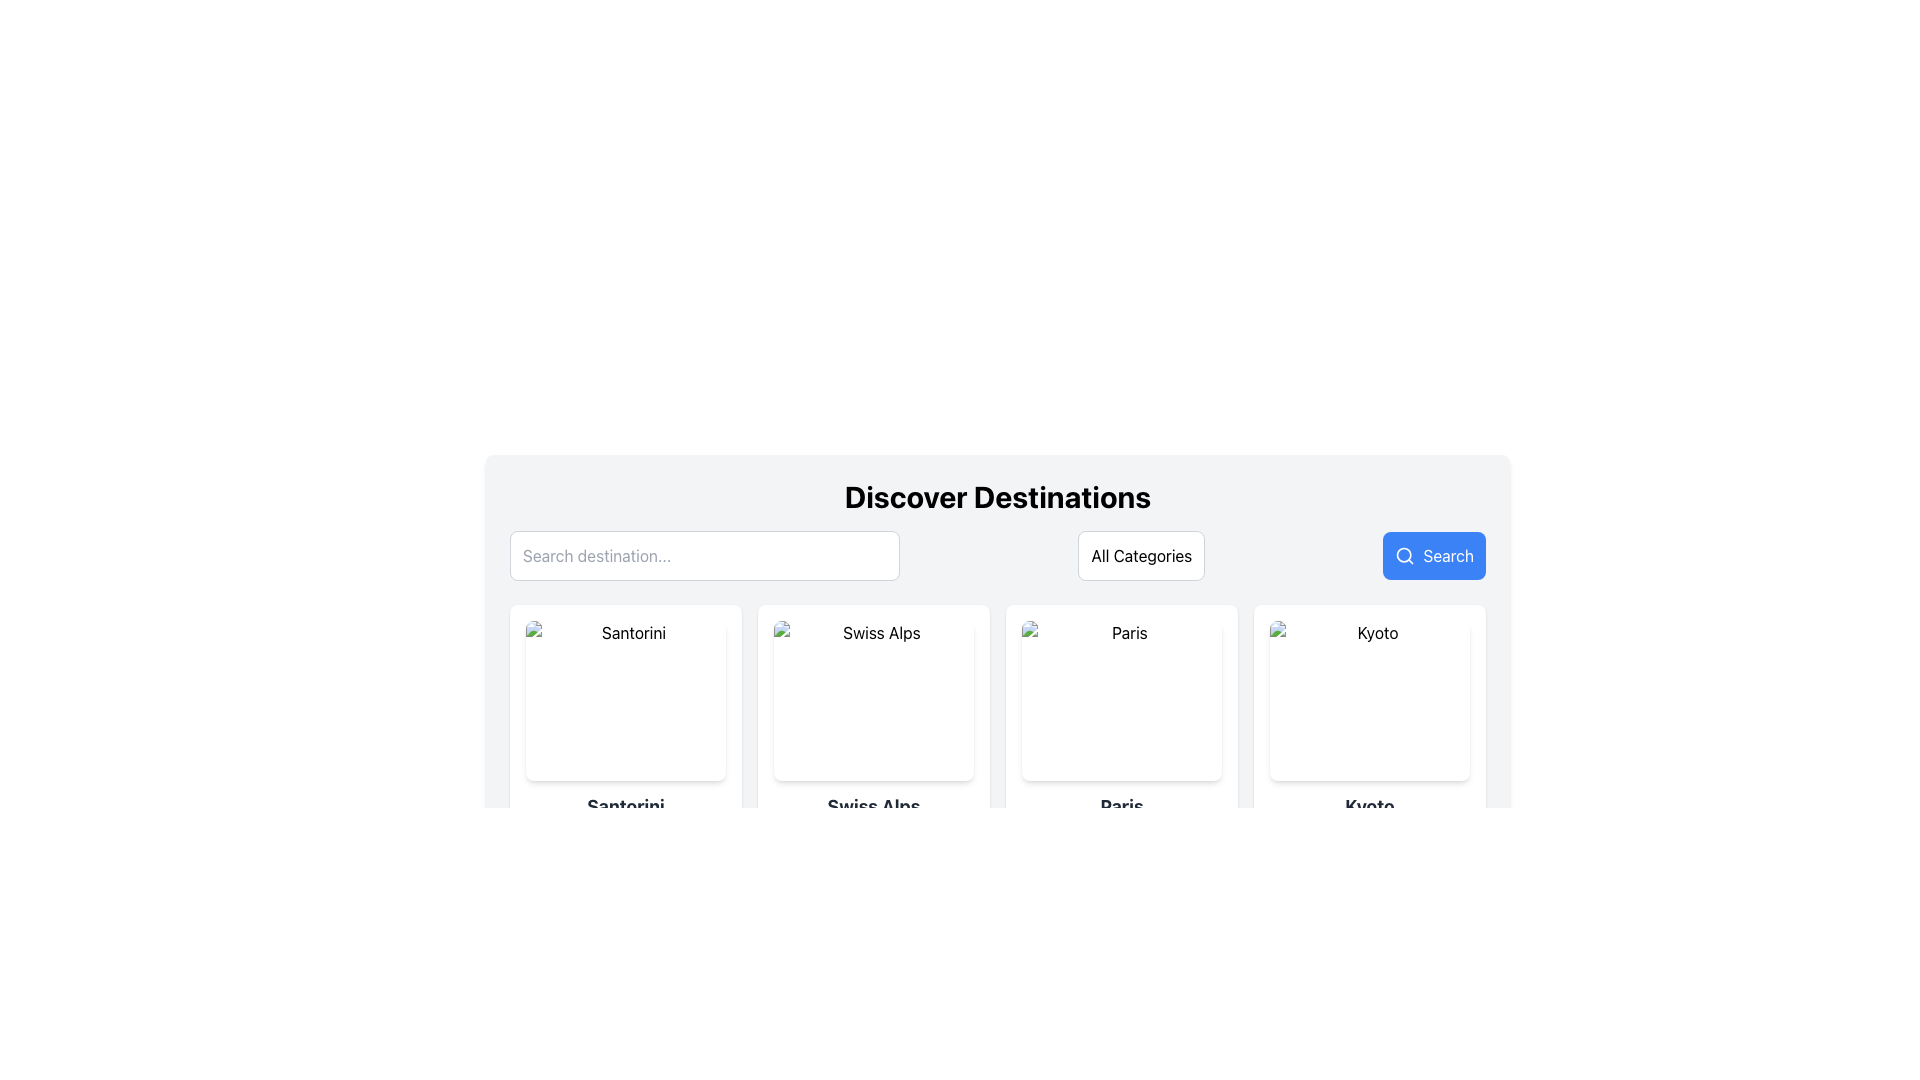 The image size is (1920, 1080). What do you see at coordinates (624, 805) in the screenshot?
I see `the static text label displaying 'Santorini', which is a bolded dark gray text centered beneath an image in a white card component` at bounding box center [624, 805].